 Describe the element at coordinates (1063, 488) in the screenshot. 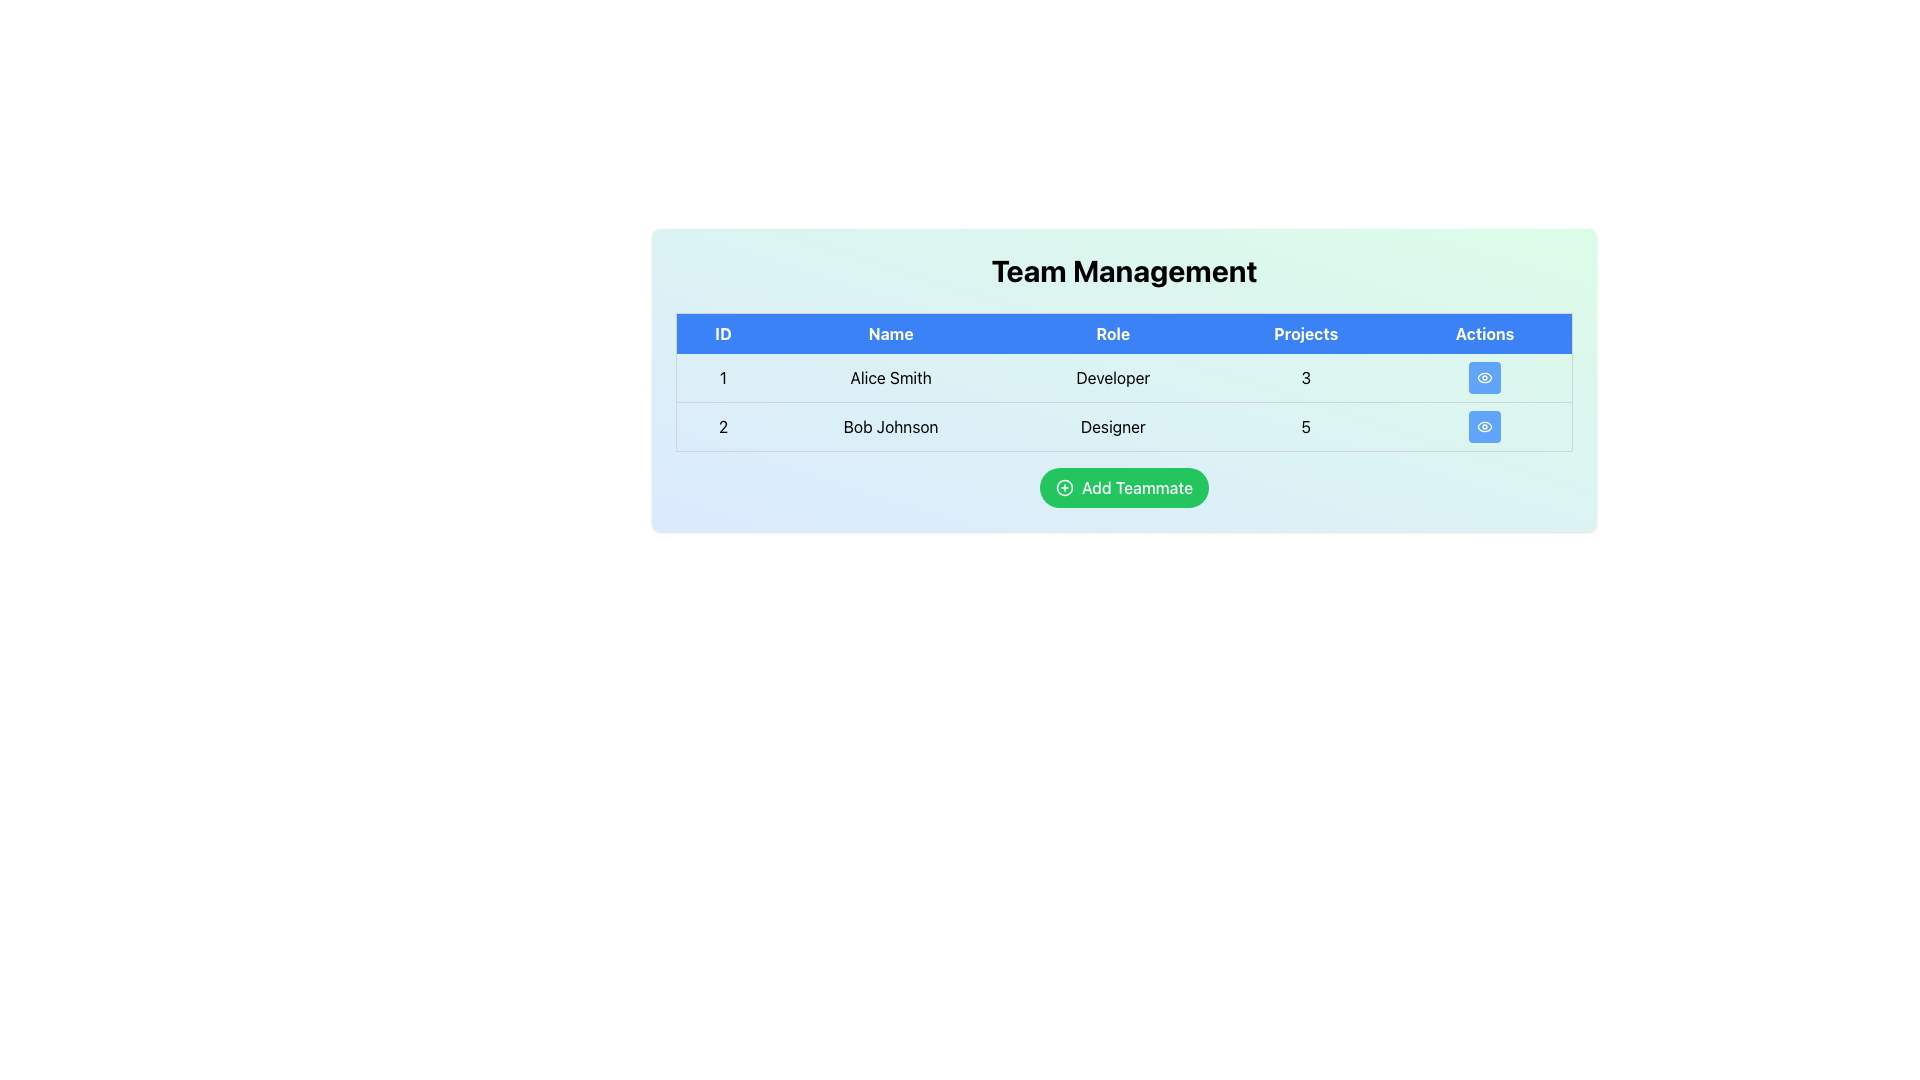

I see `the button labeled 'Add Teammate' which contains a circular icon with a plus sign on its left side` at that location.